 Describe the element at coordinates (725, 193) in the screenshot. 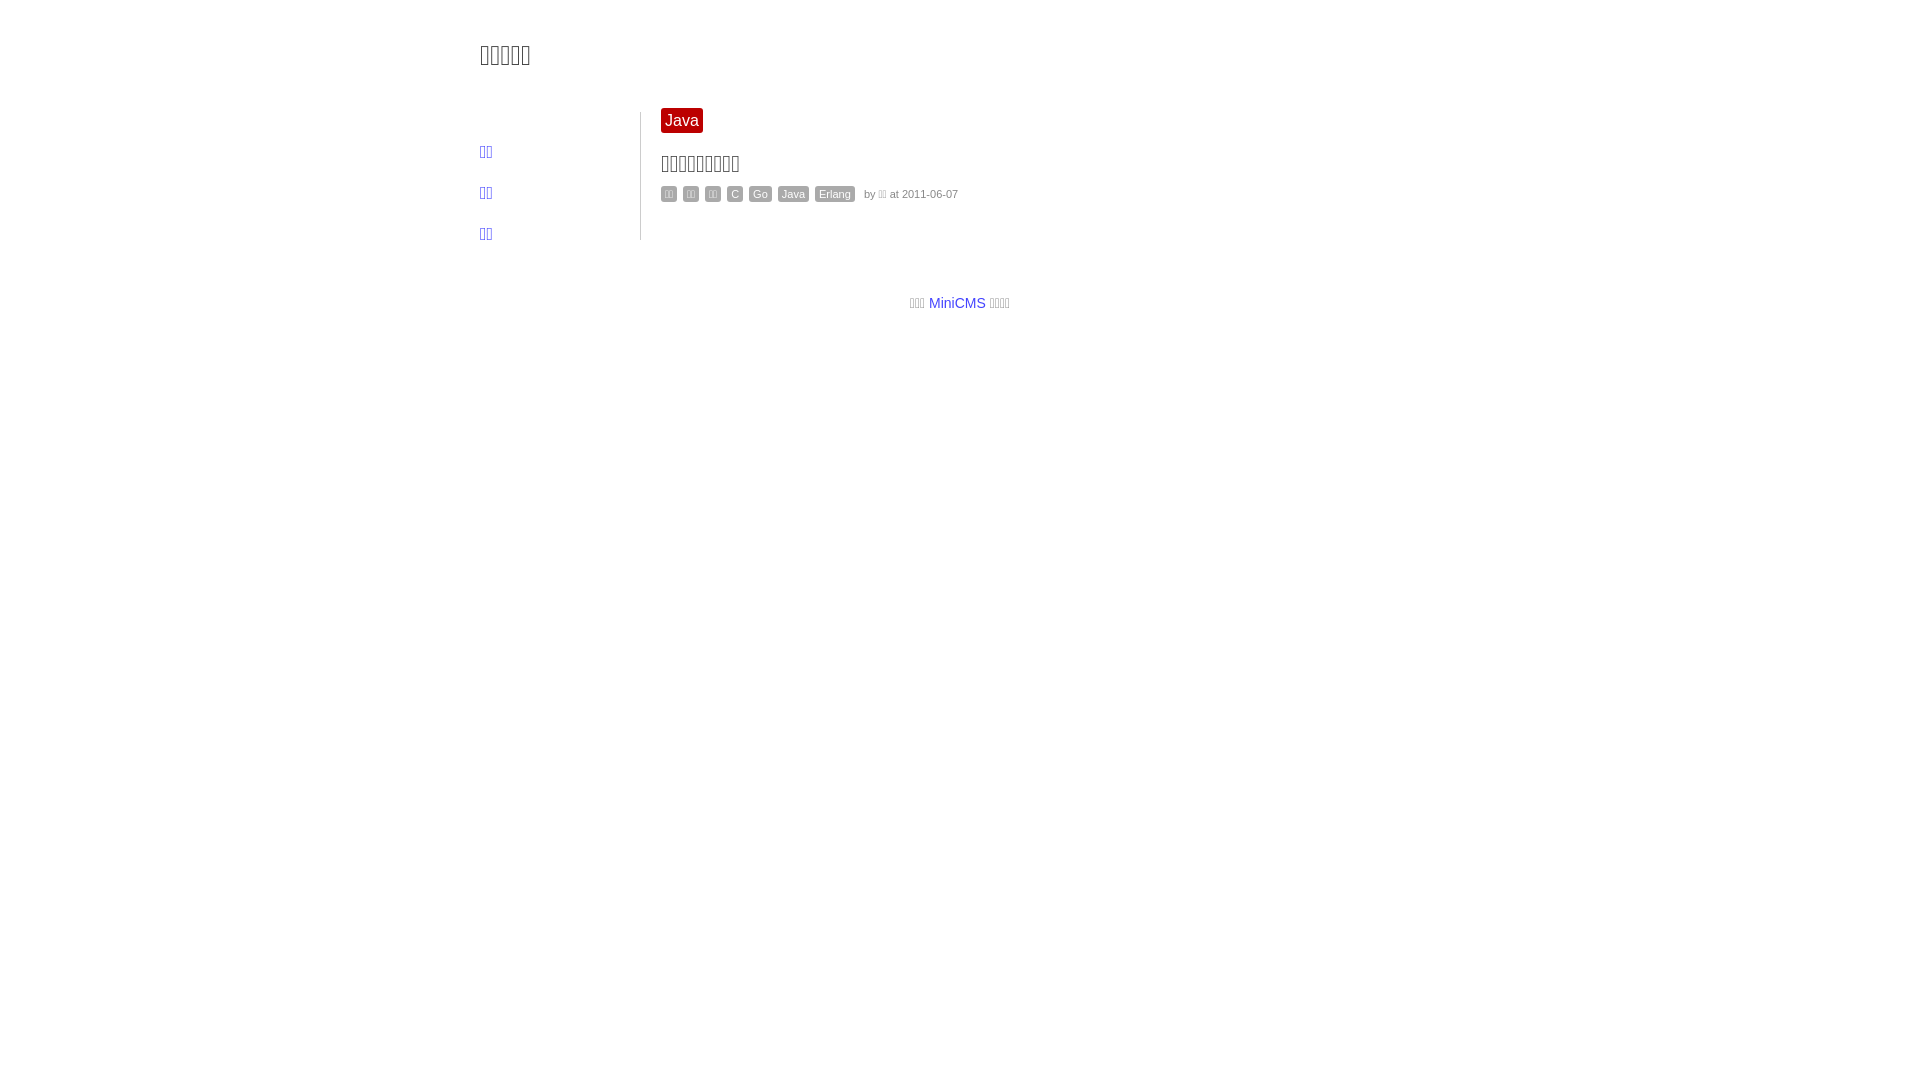

I see `'C'` at that location.